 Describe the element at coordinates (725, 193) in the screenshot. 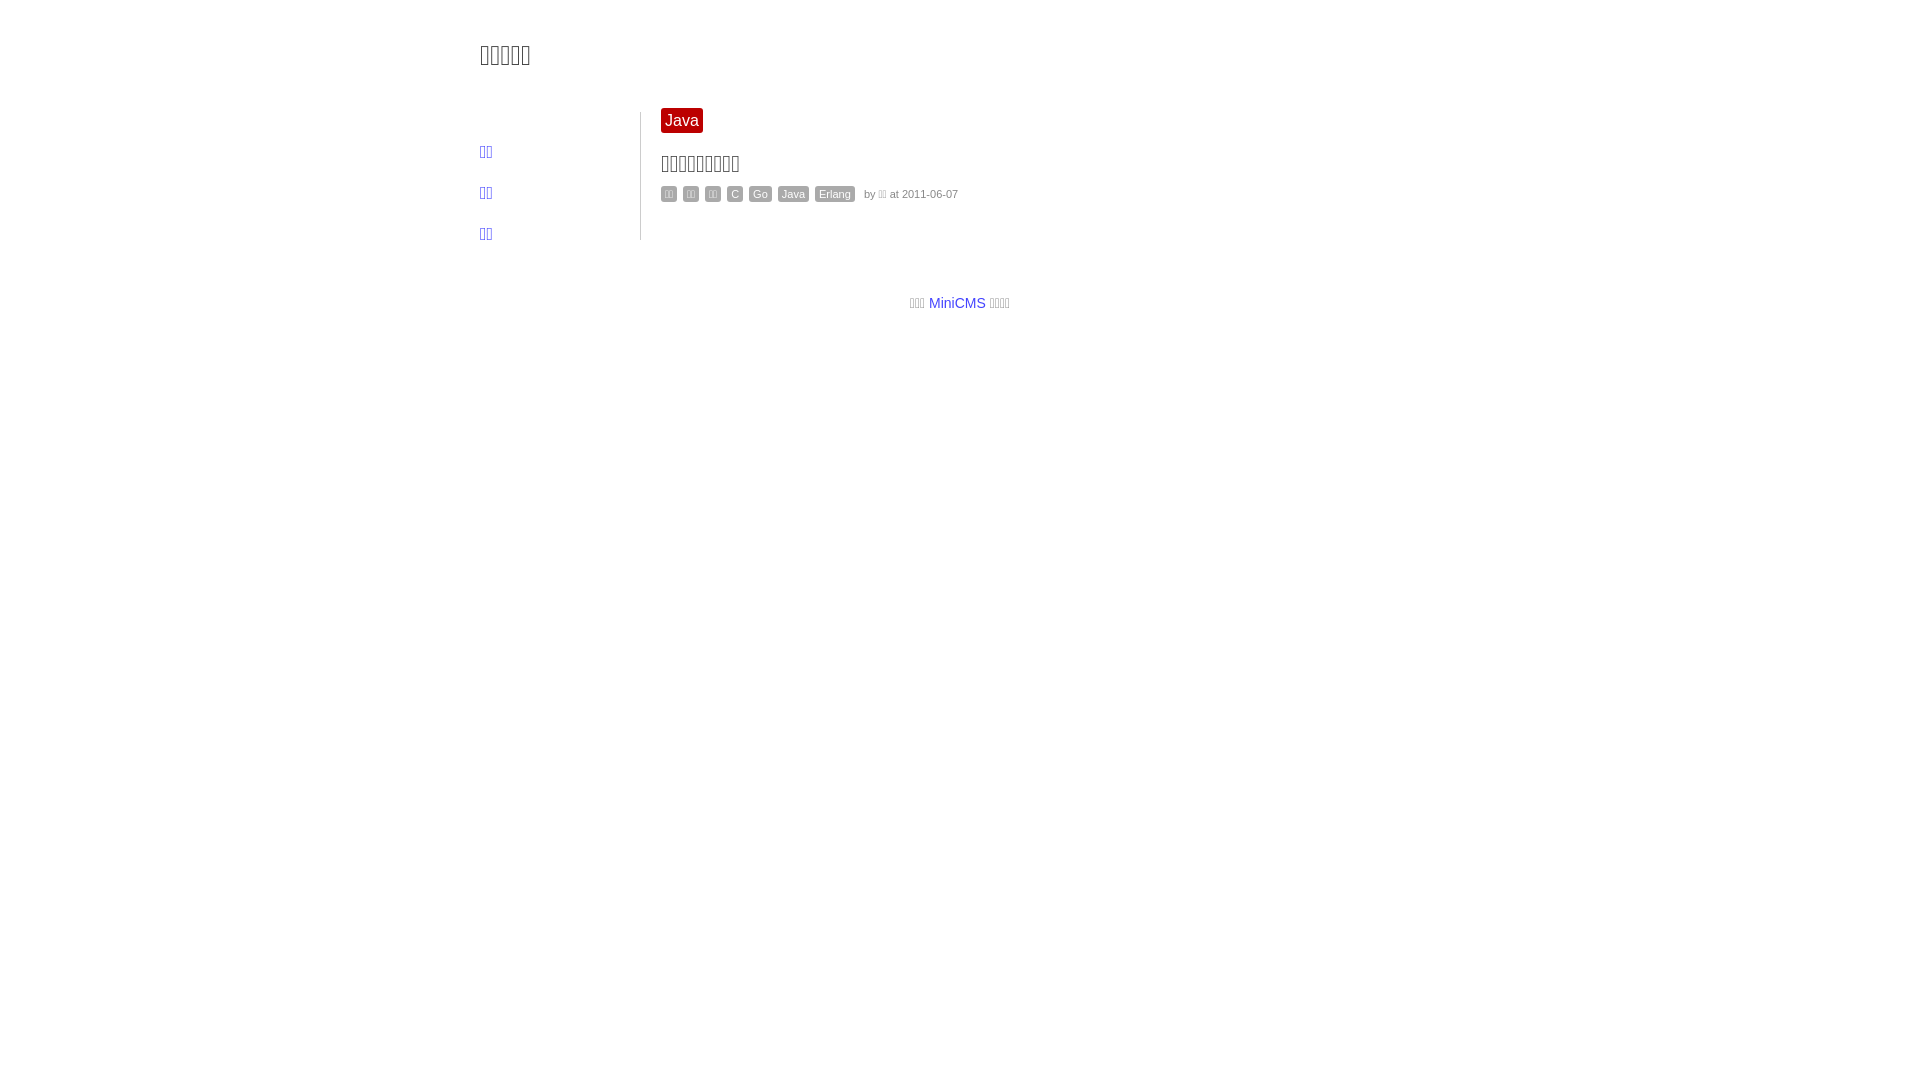

I see `'C'` at that location.